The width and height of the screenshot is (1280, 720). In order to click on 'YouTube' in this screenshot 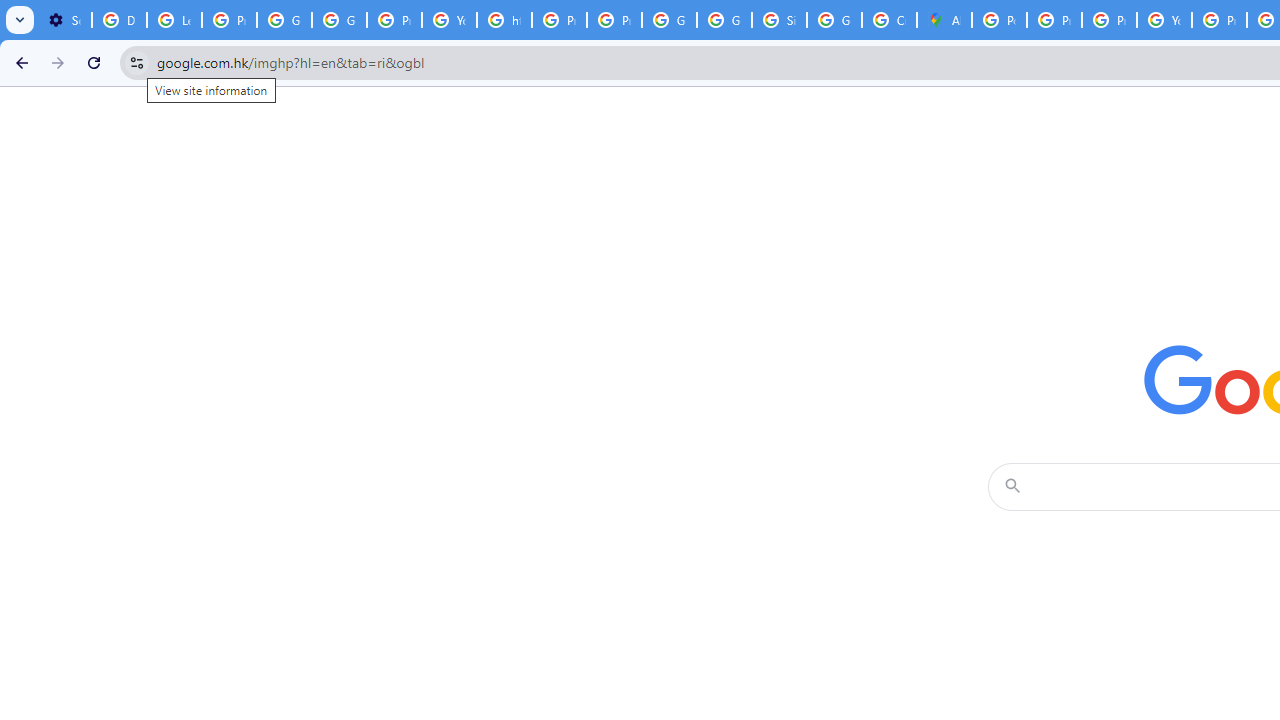, I will do `click(448, 20)`.